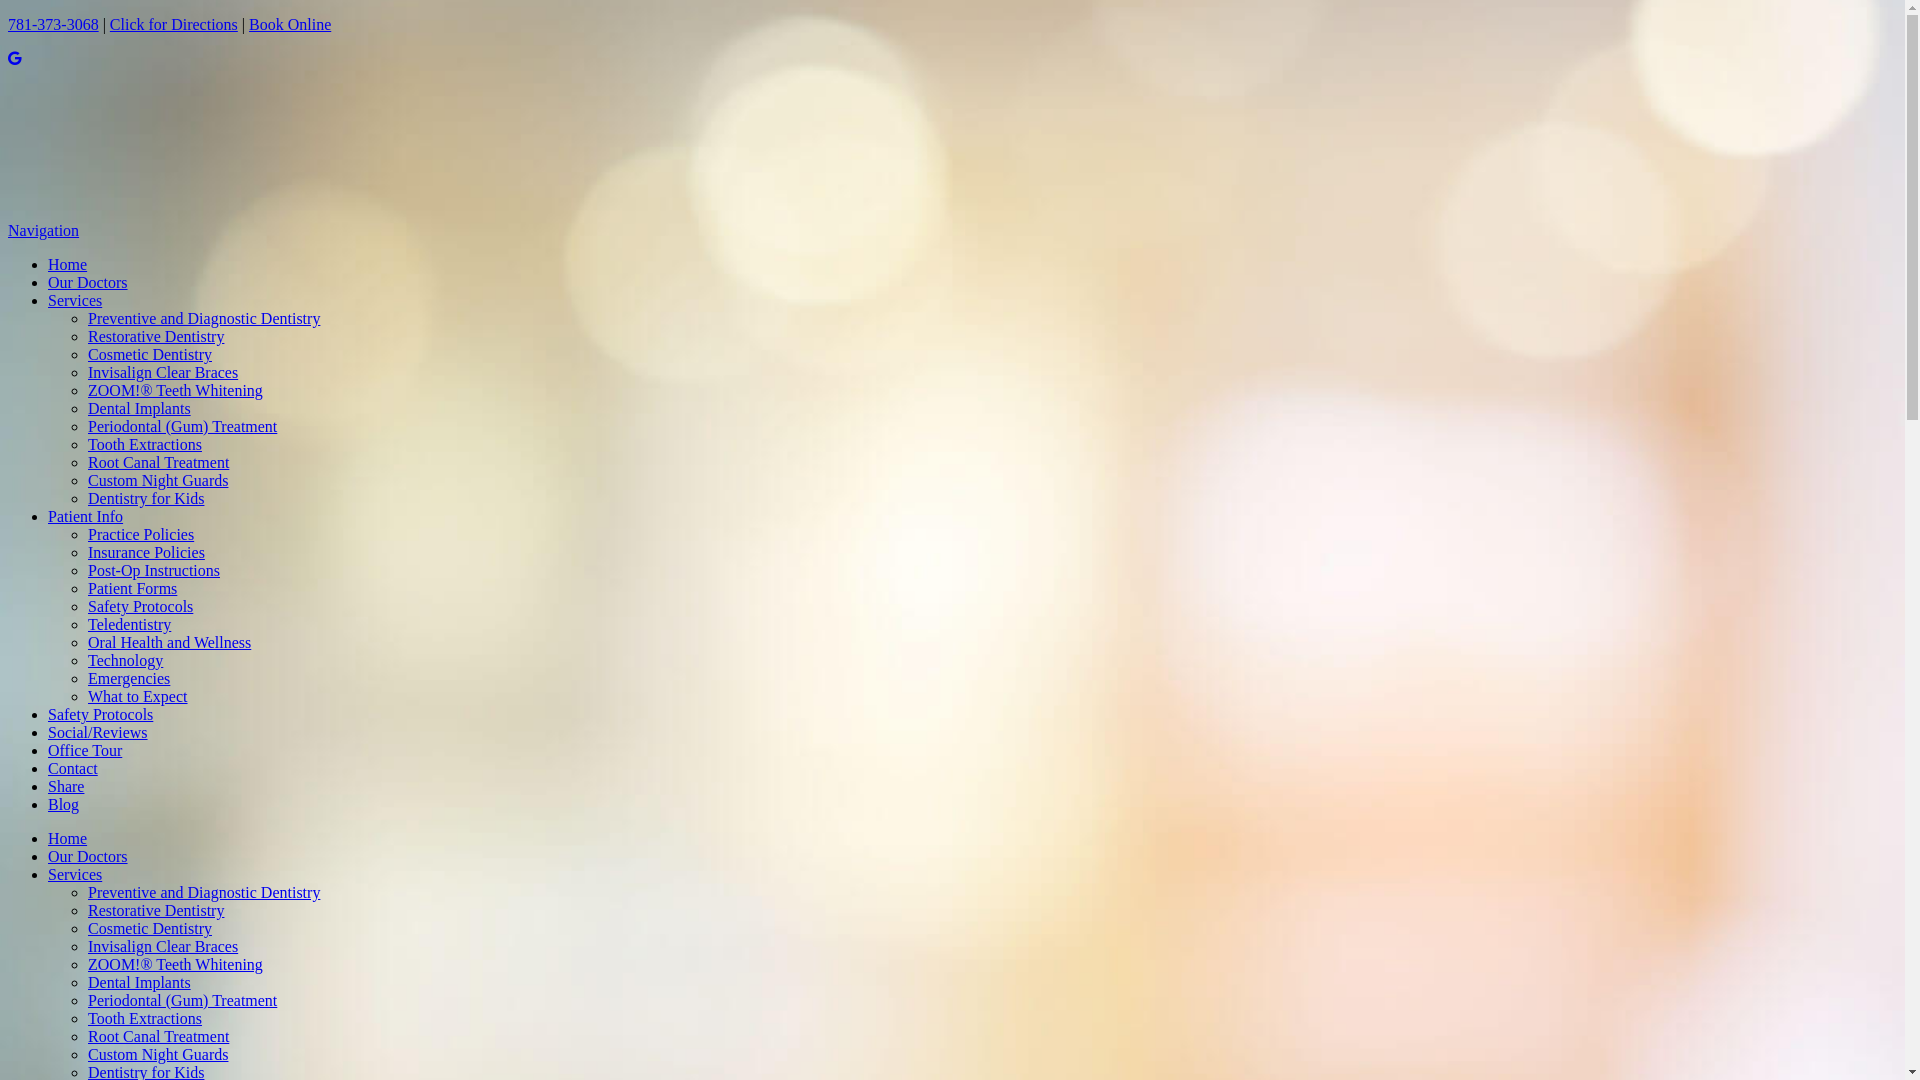 This screenshot has width=1920, height=1080. I want to click on 'Technology', so click(124, 660).